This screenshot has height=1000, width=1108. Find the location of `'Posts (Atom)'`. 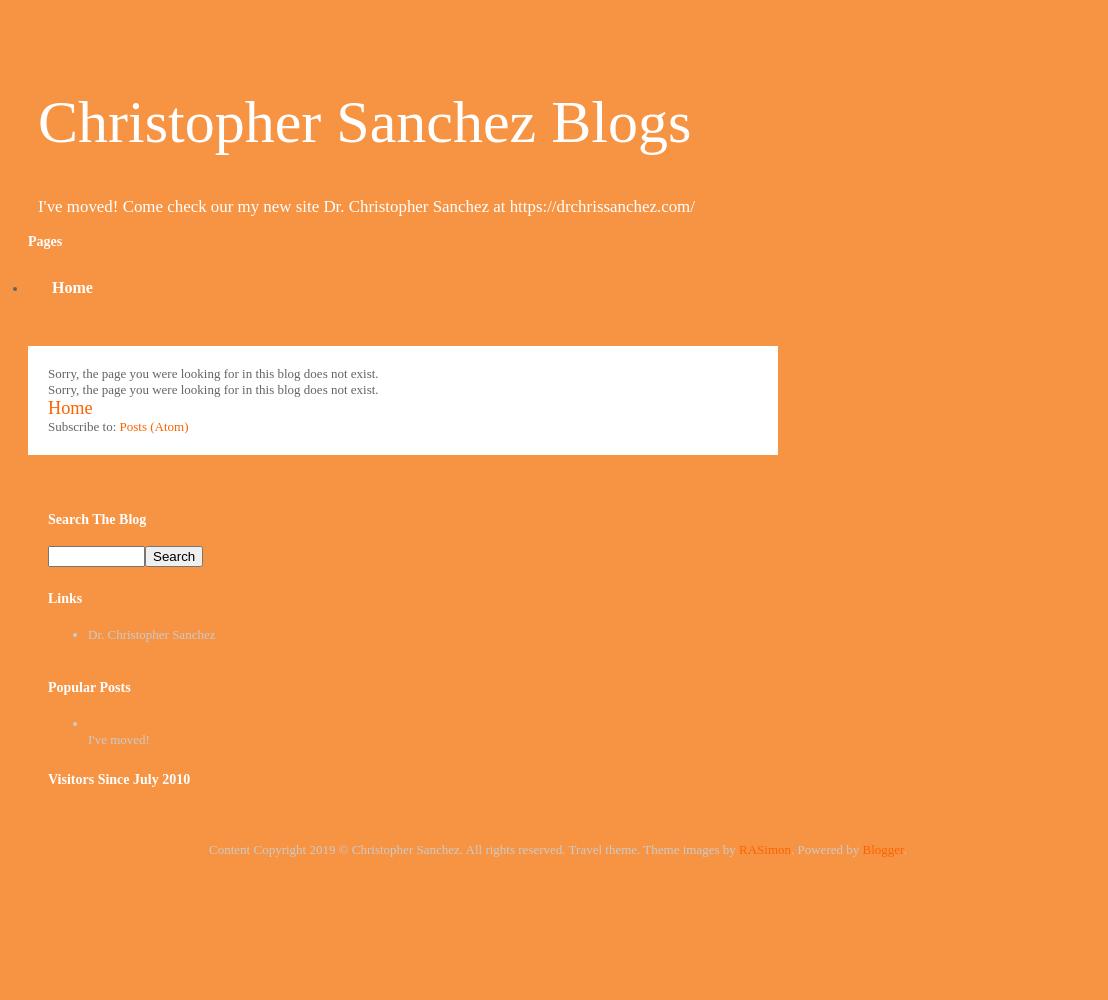

'Posts (Atom)' is located at coordinates (152, 426).